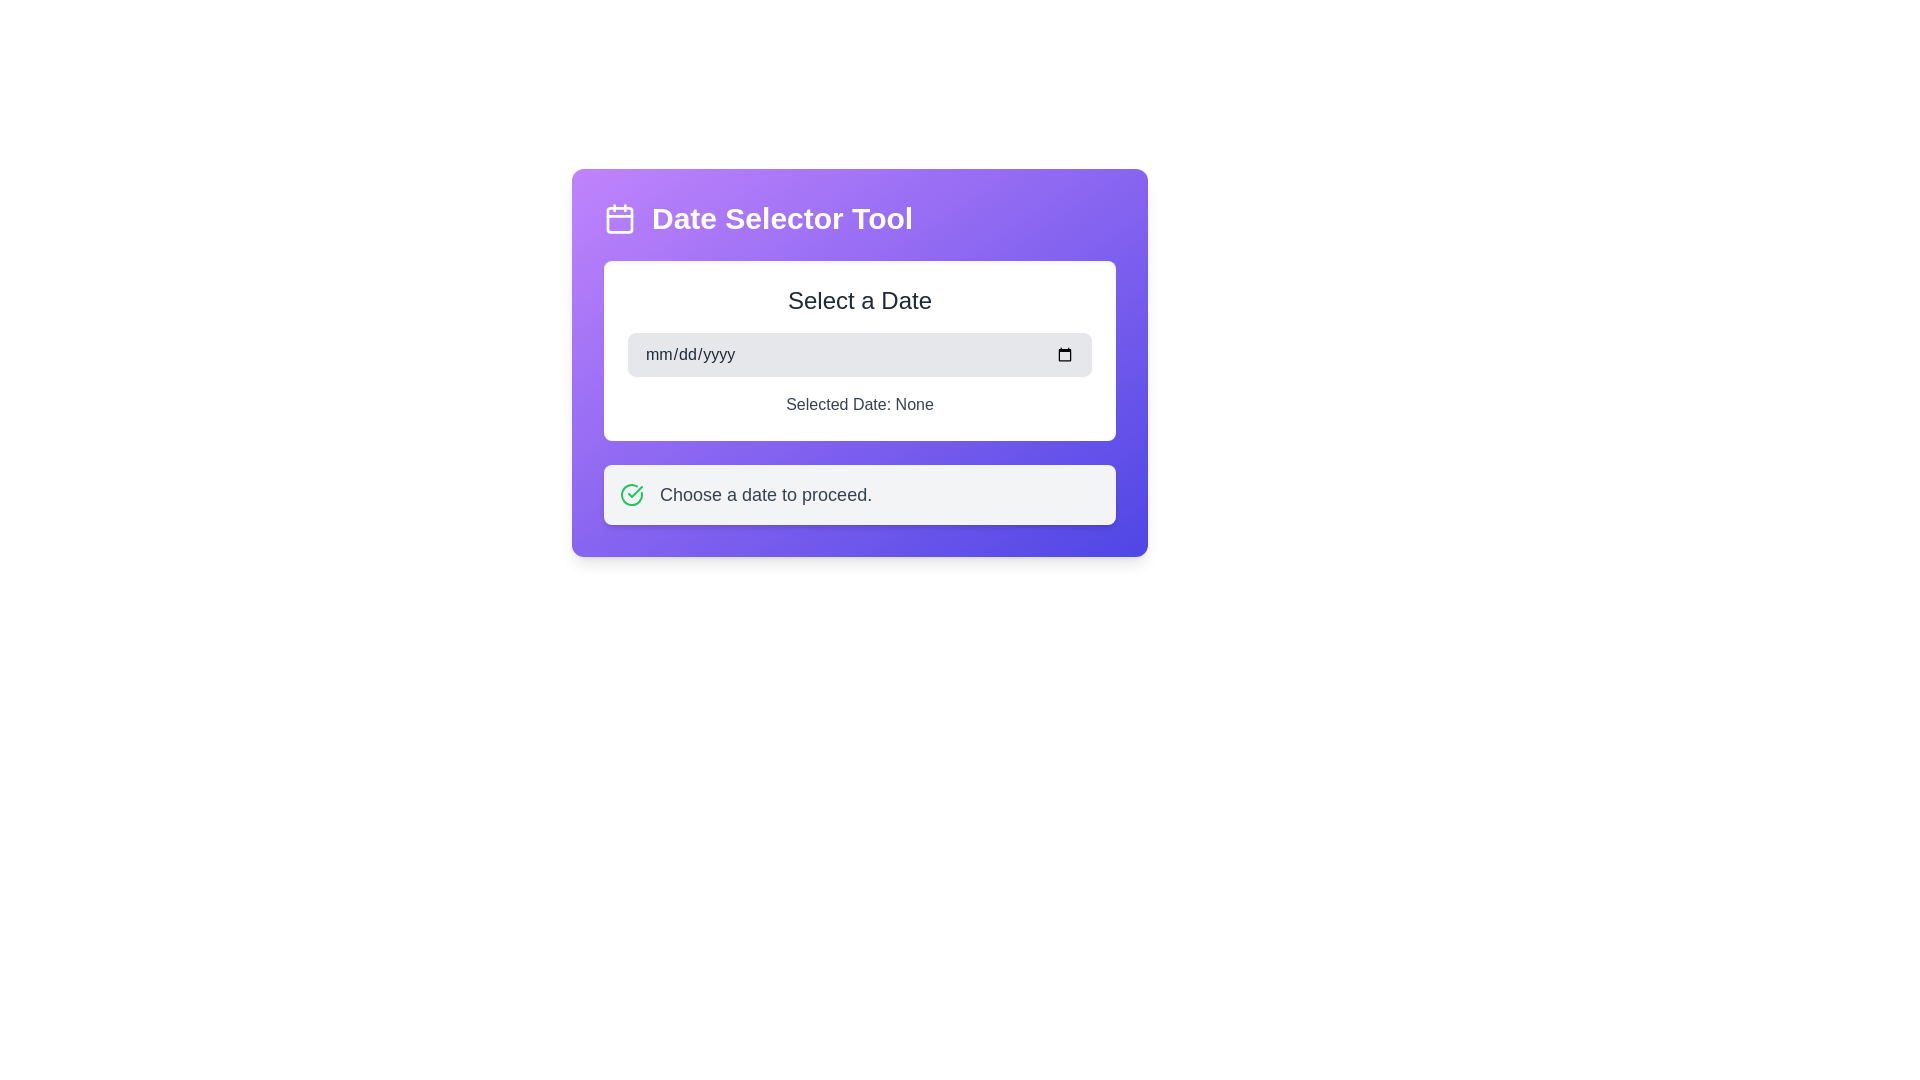 The image size is (1920, 1080). Describe the element at coordinates (859, 494) in the screenshot. I see `the instructional label with icon located in the lower section of the purple gradient card, positioned beneath the date-related options box` at that location.